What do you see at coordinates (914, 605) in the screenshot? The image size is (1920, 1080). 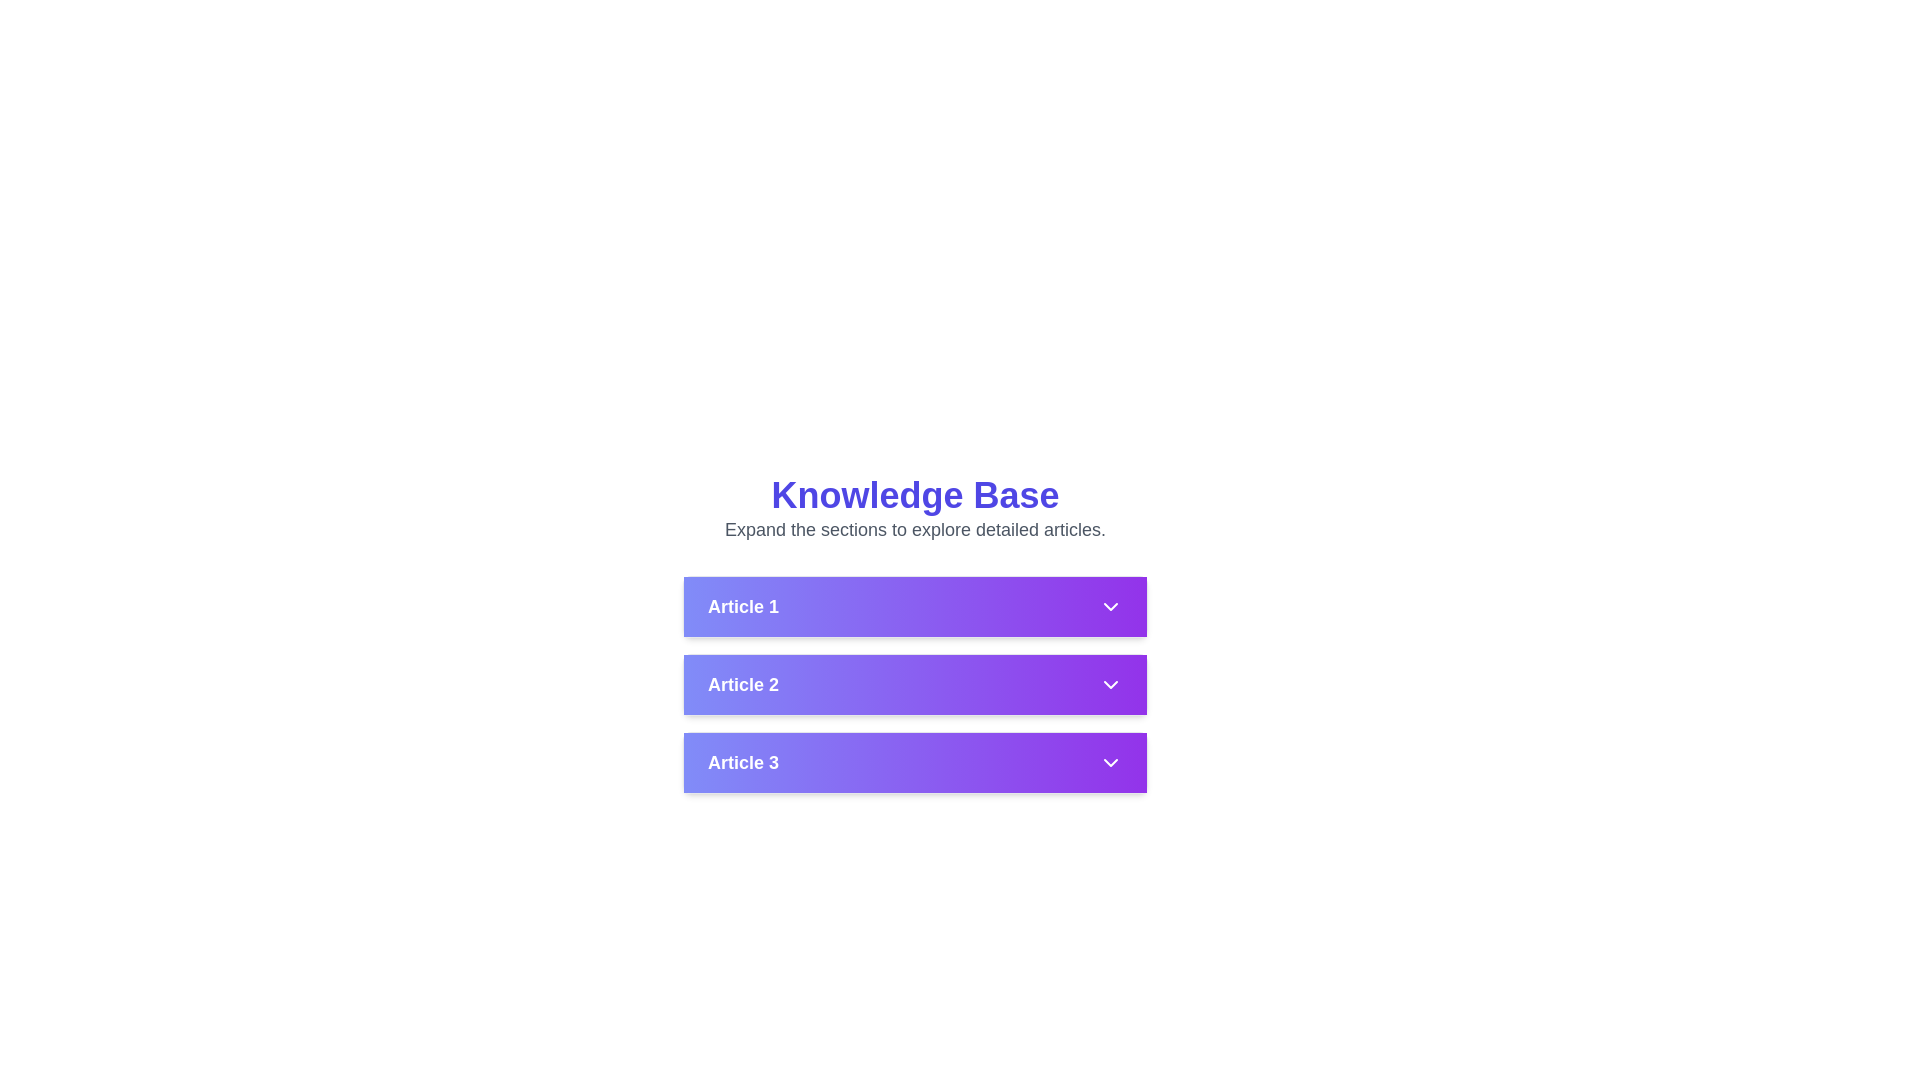 I see `the first button under the title 'Knowledge Base'` at bounding box center [914, 605].